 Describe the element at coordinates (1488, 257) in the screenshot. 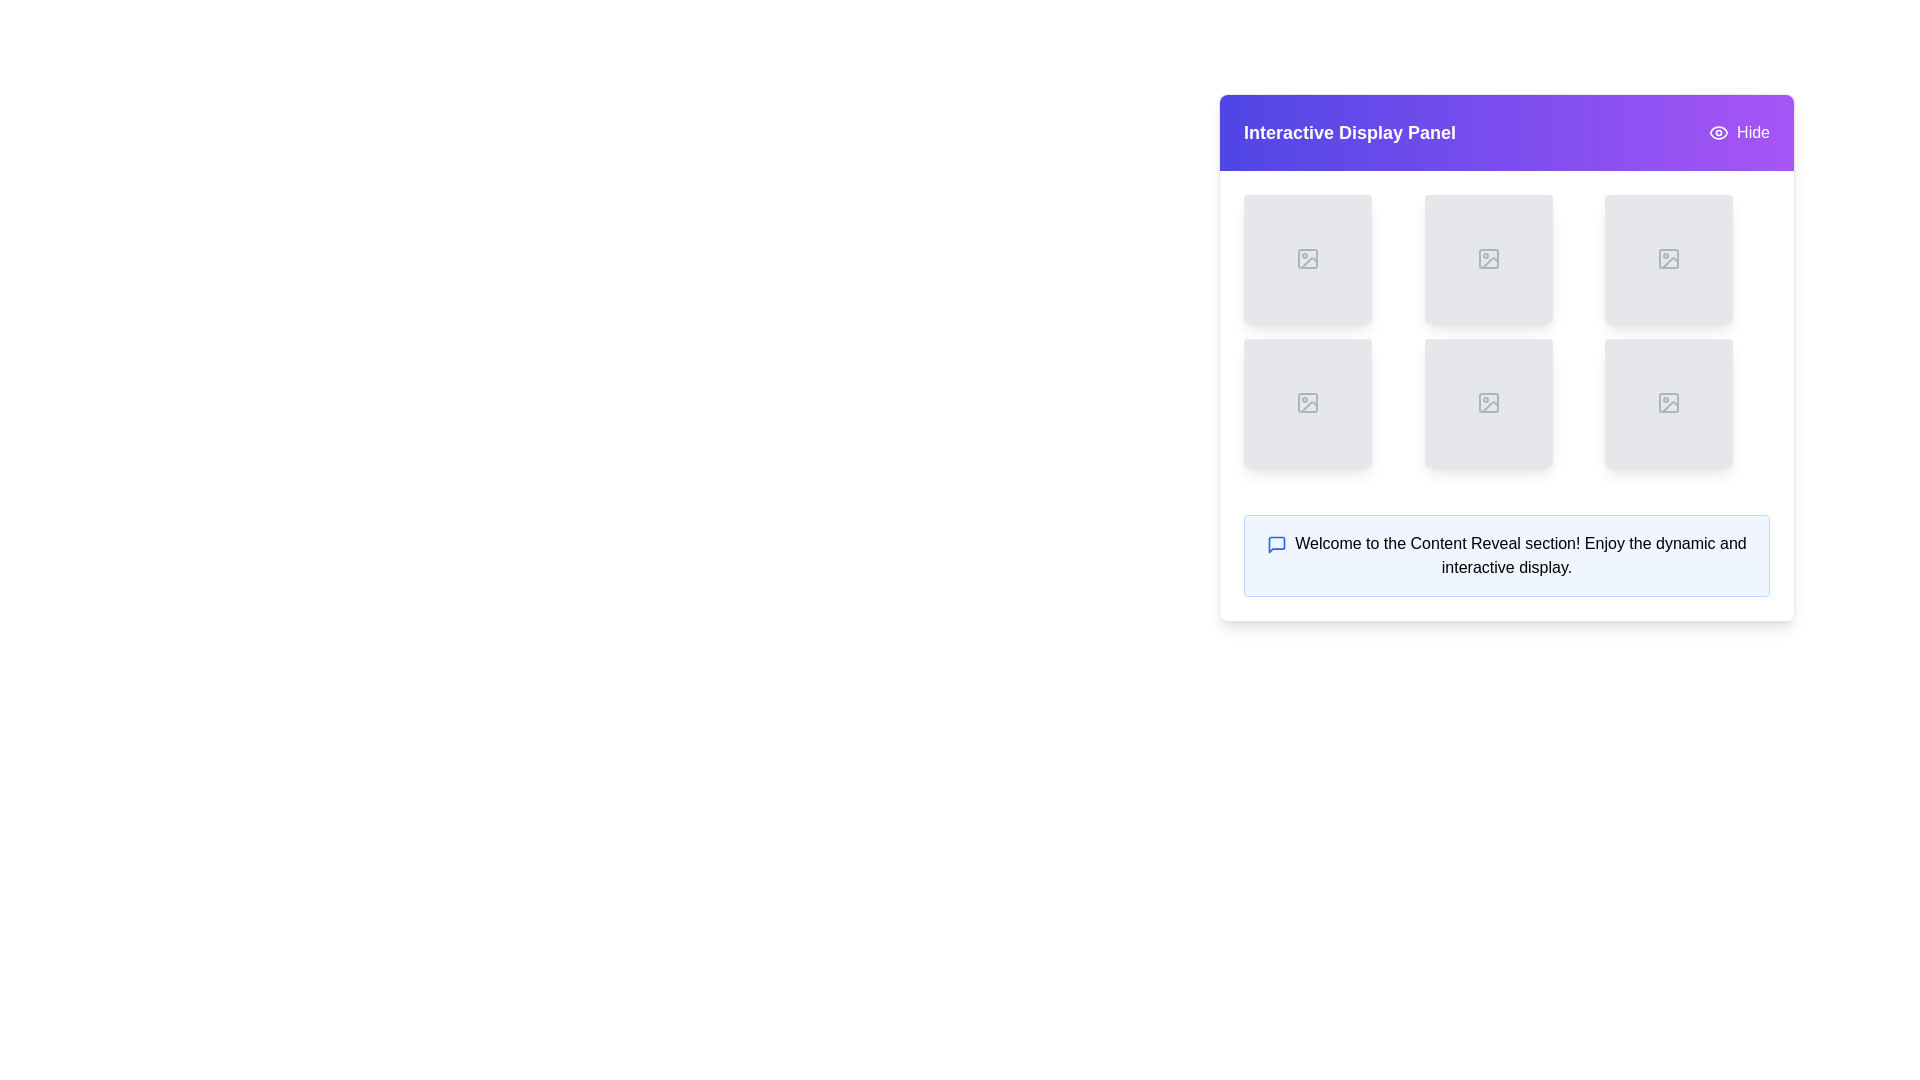

I see `the small rectangular light gray icon with rounded corners located in the second cell of the top row within a grid of placeholders` at that location.